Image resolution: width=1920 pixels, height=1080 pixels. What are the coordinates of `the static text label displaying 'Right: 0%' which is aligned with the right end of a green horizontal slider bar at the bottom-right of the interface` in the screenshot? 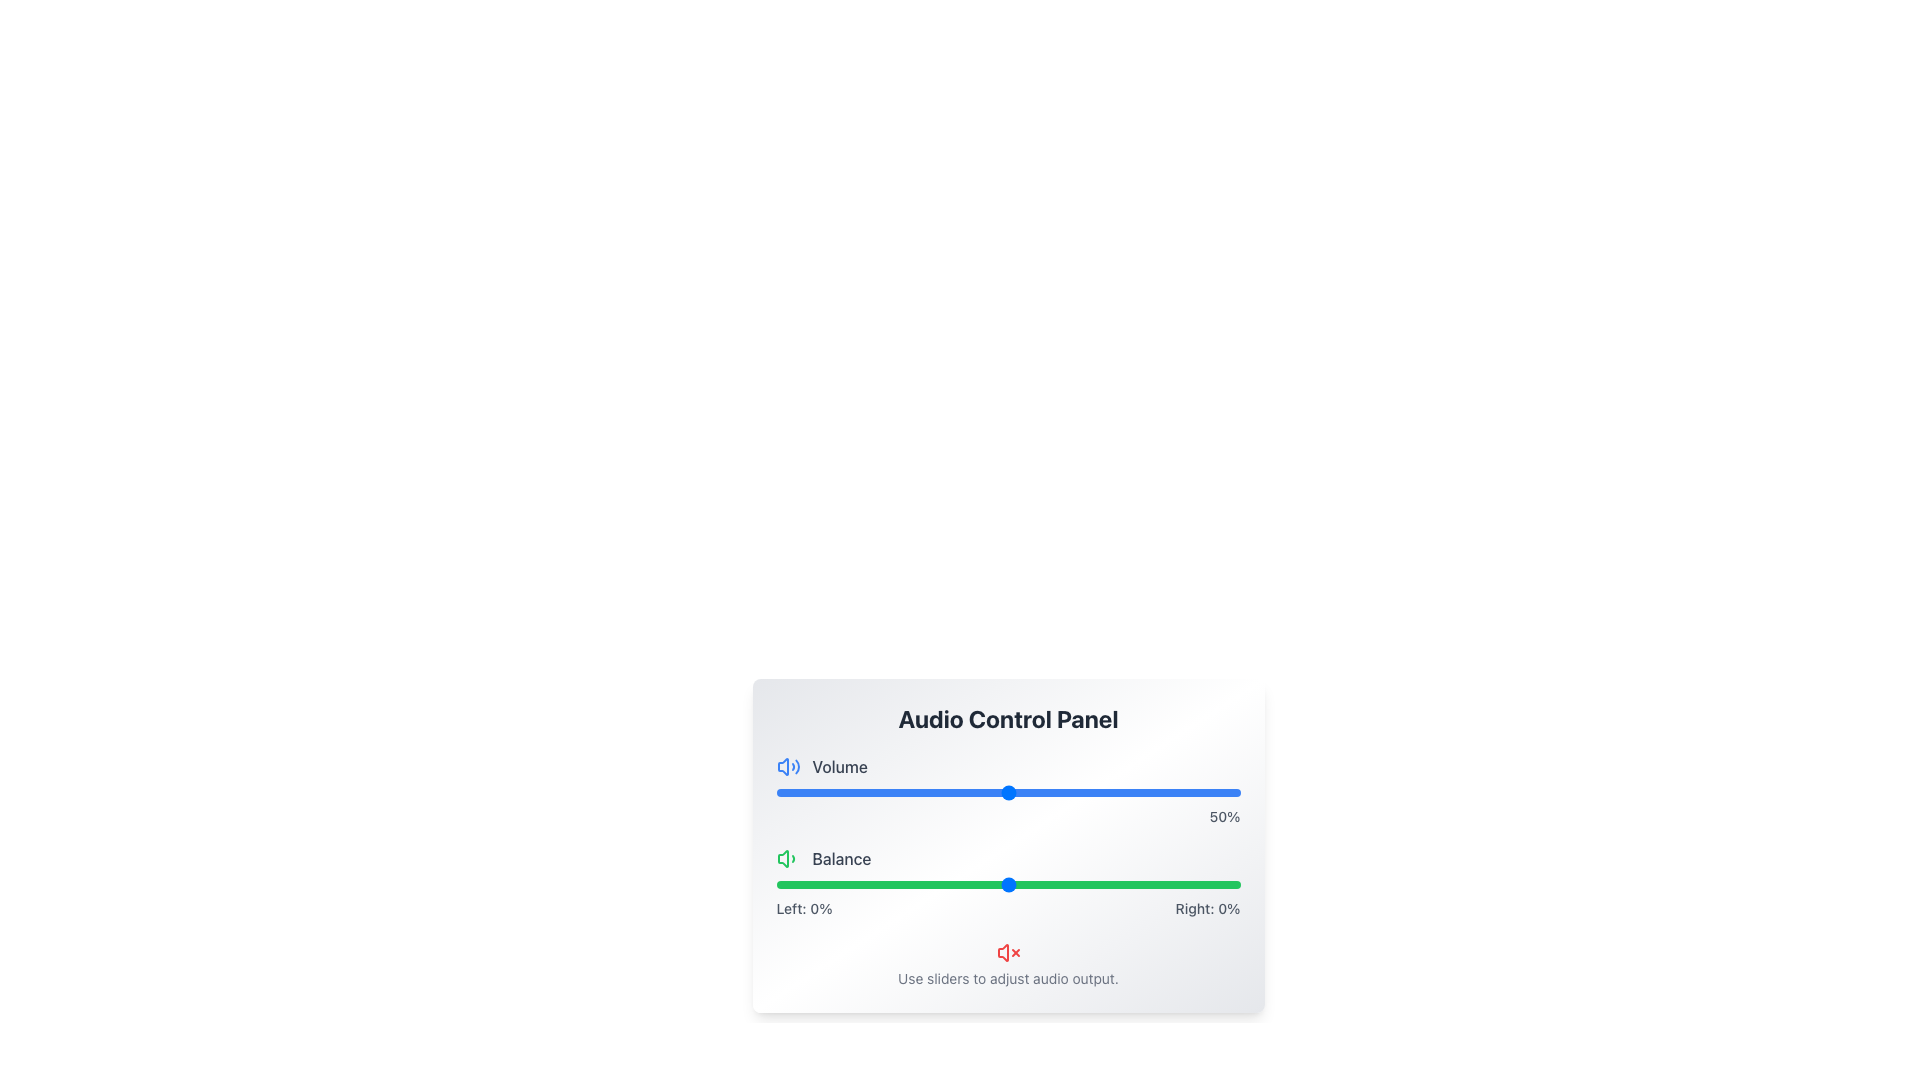 It's located at (1207, 909).